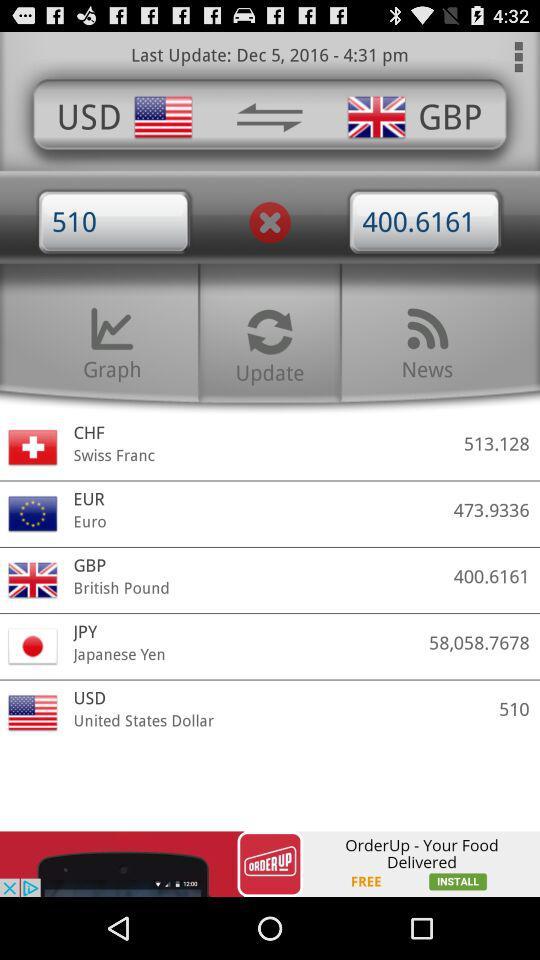 The height and width of the screenshot is (960, 540). I want to click on 4006161 option, so click(424, 222).